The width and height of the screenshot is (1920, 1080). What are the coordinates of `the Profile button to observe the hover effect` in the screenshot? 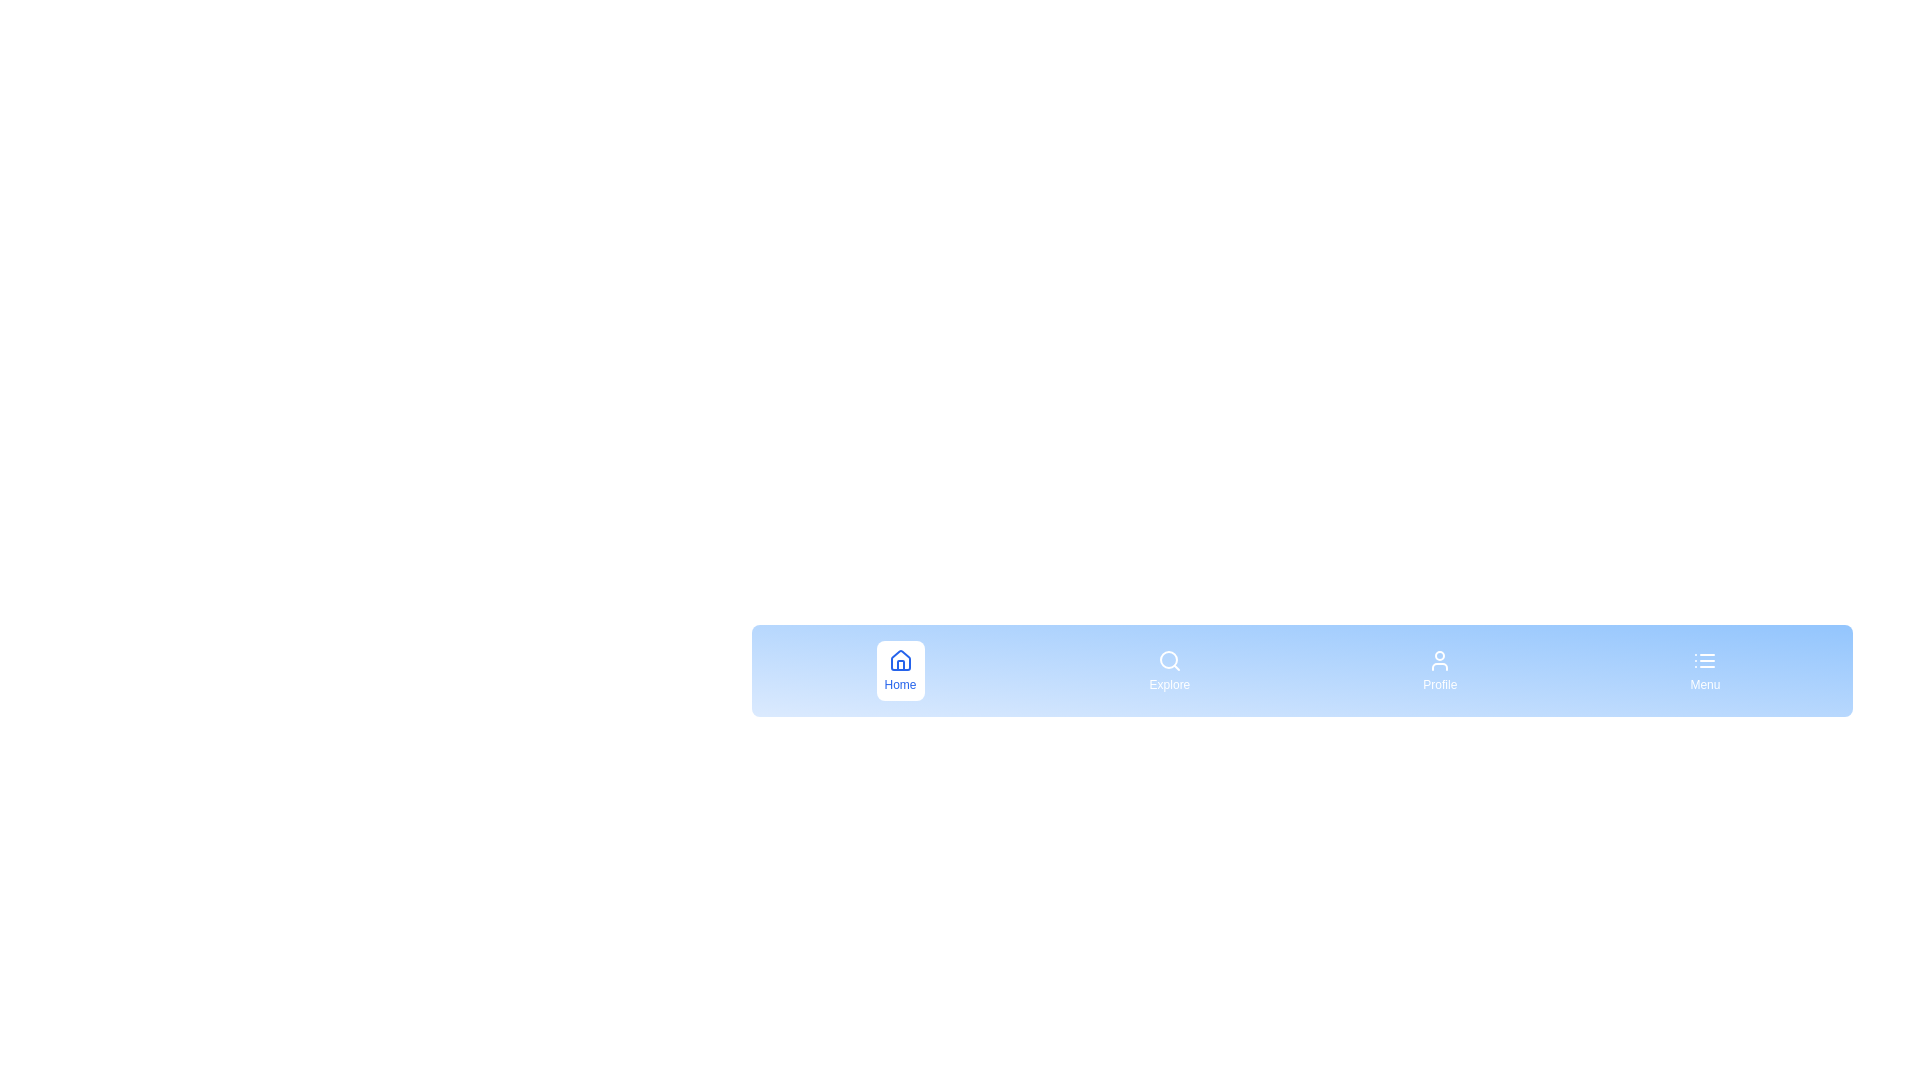 It's located at (1440, 671).